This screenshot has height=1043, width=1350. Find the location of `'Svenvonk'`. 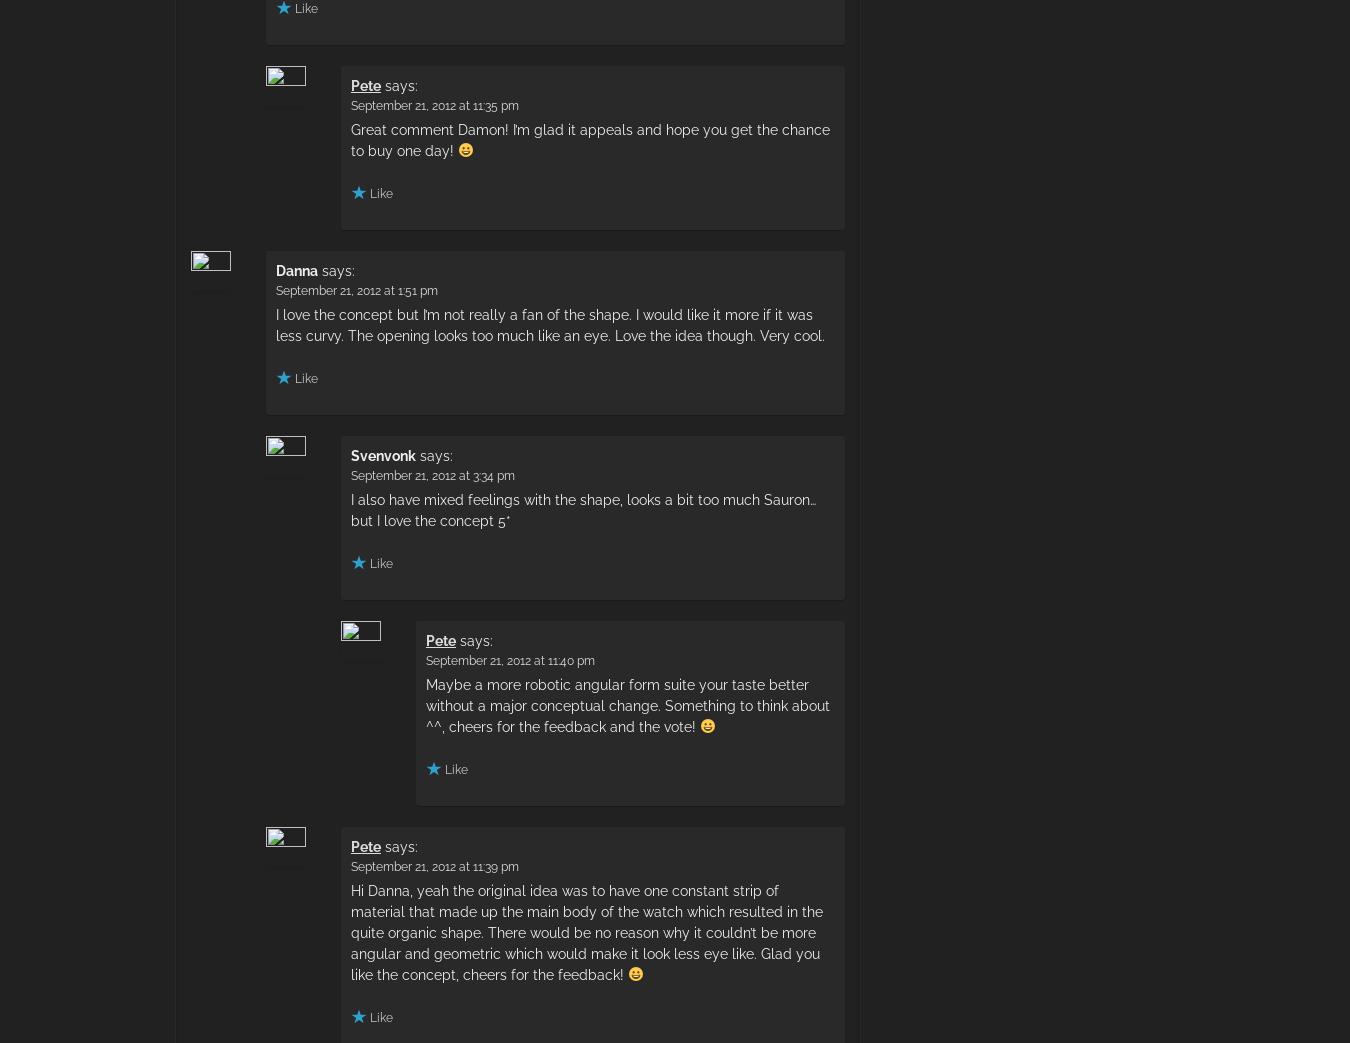

'Svenvonk' is located at coordinates (383, 453).